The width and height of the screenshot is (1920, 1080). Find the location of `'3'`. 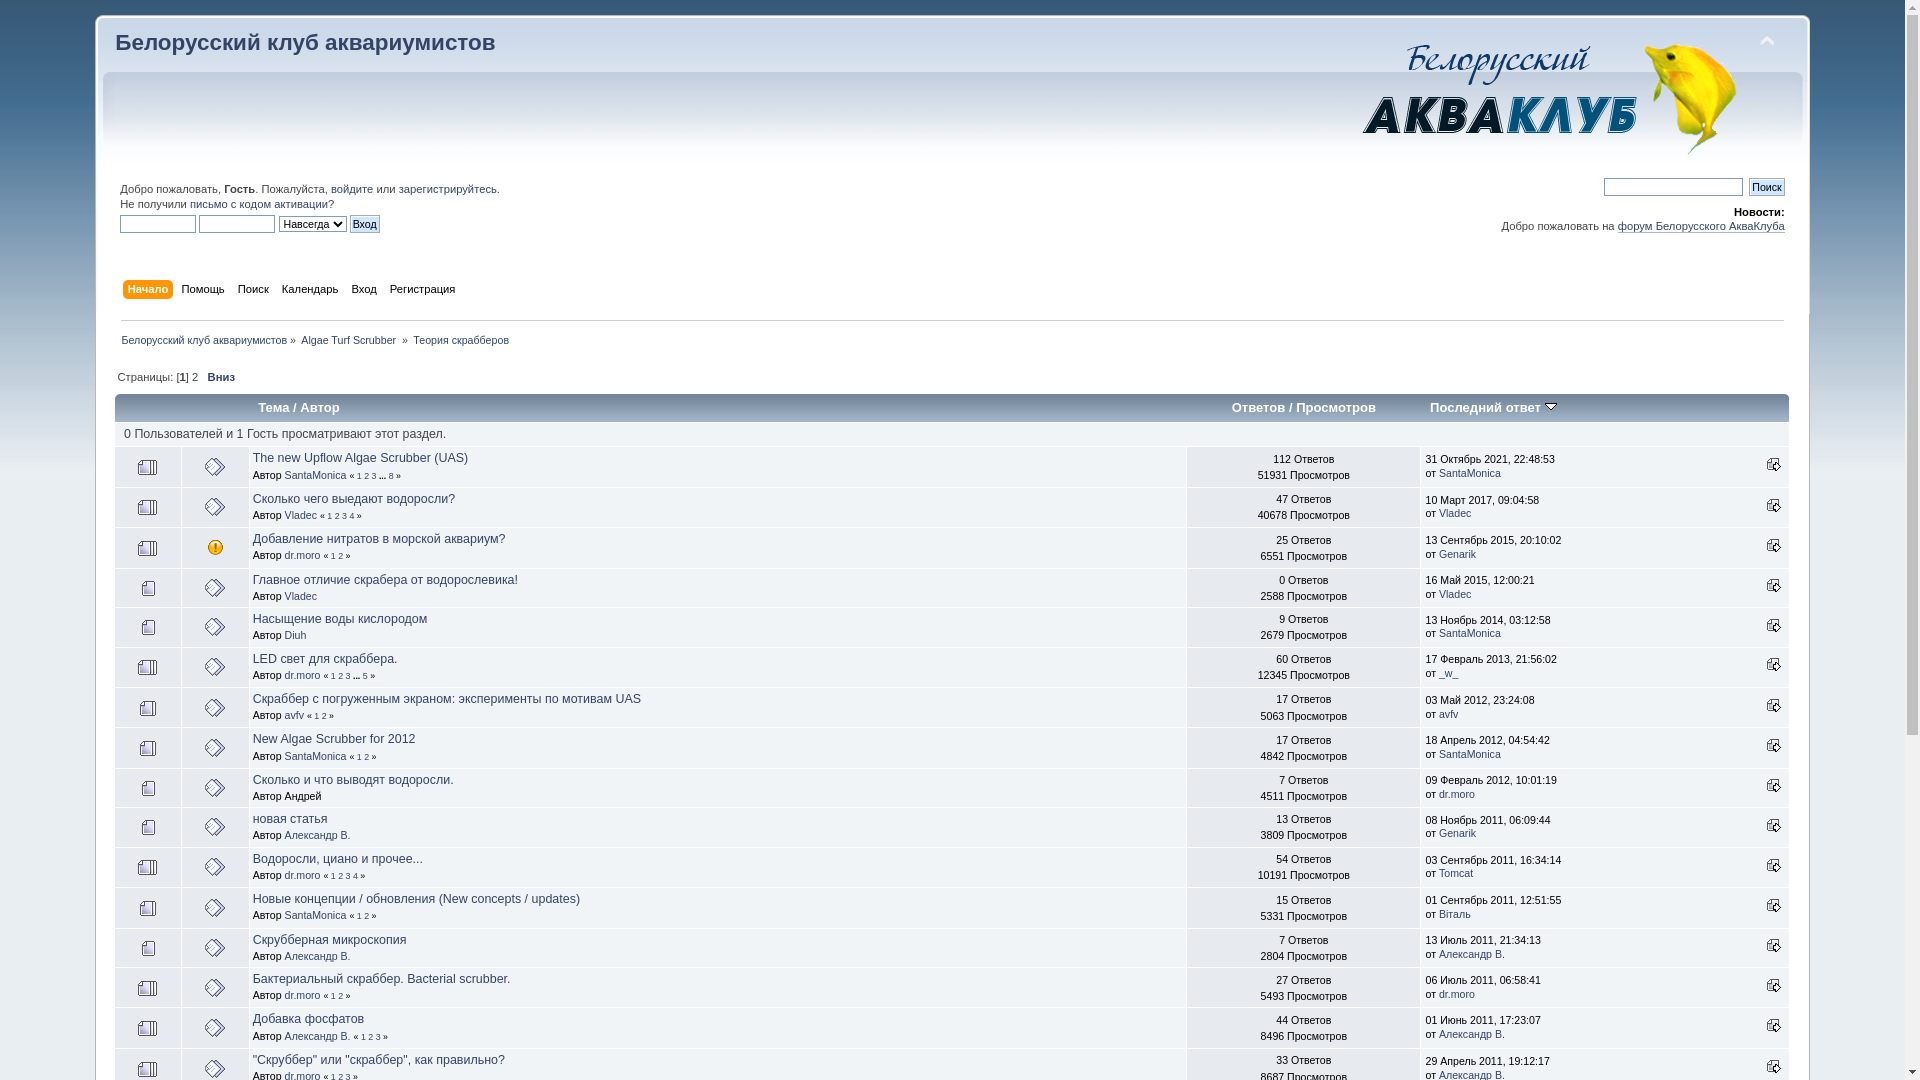

'3' is located at coordinates (378, 1036).